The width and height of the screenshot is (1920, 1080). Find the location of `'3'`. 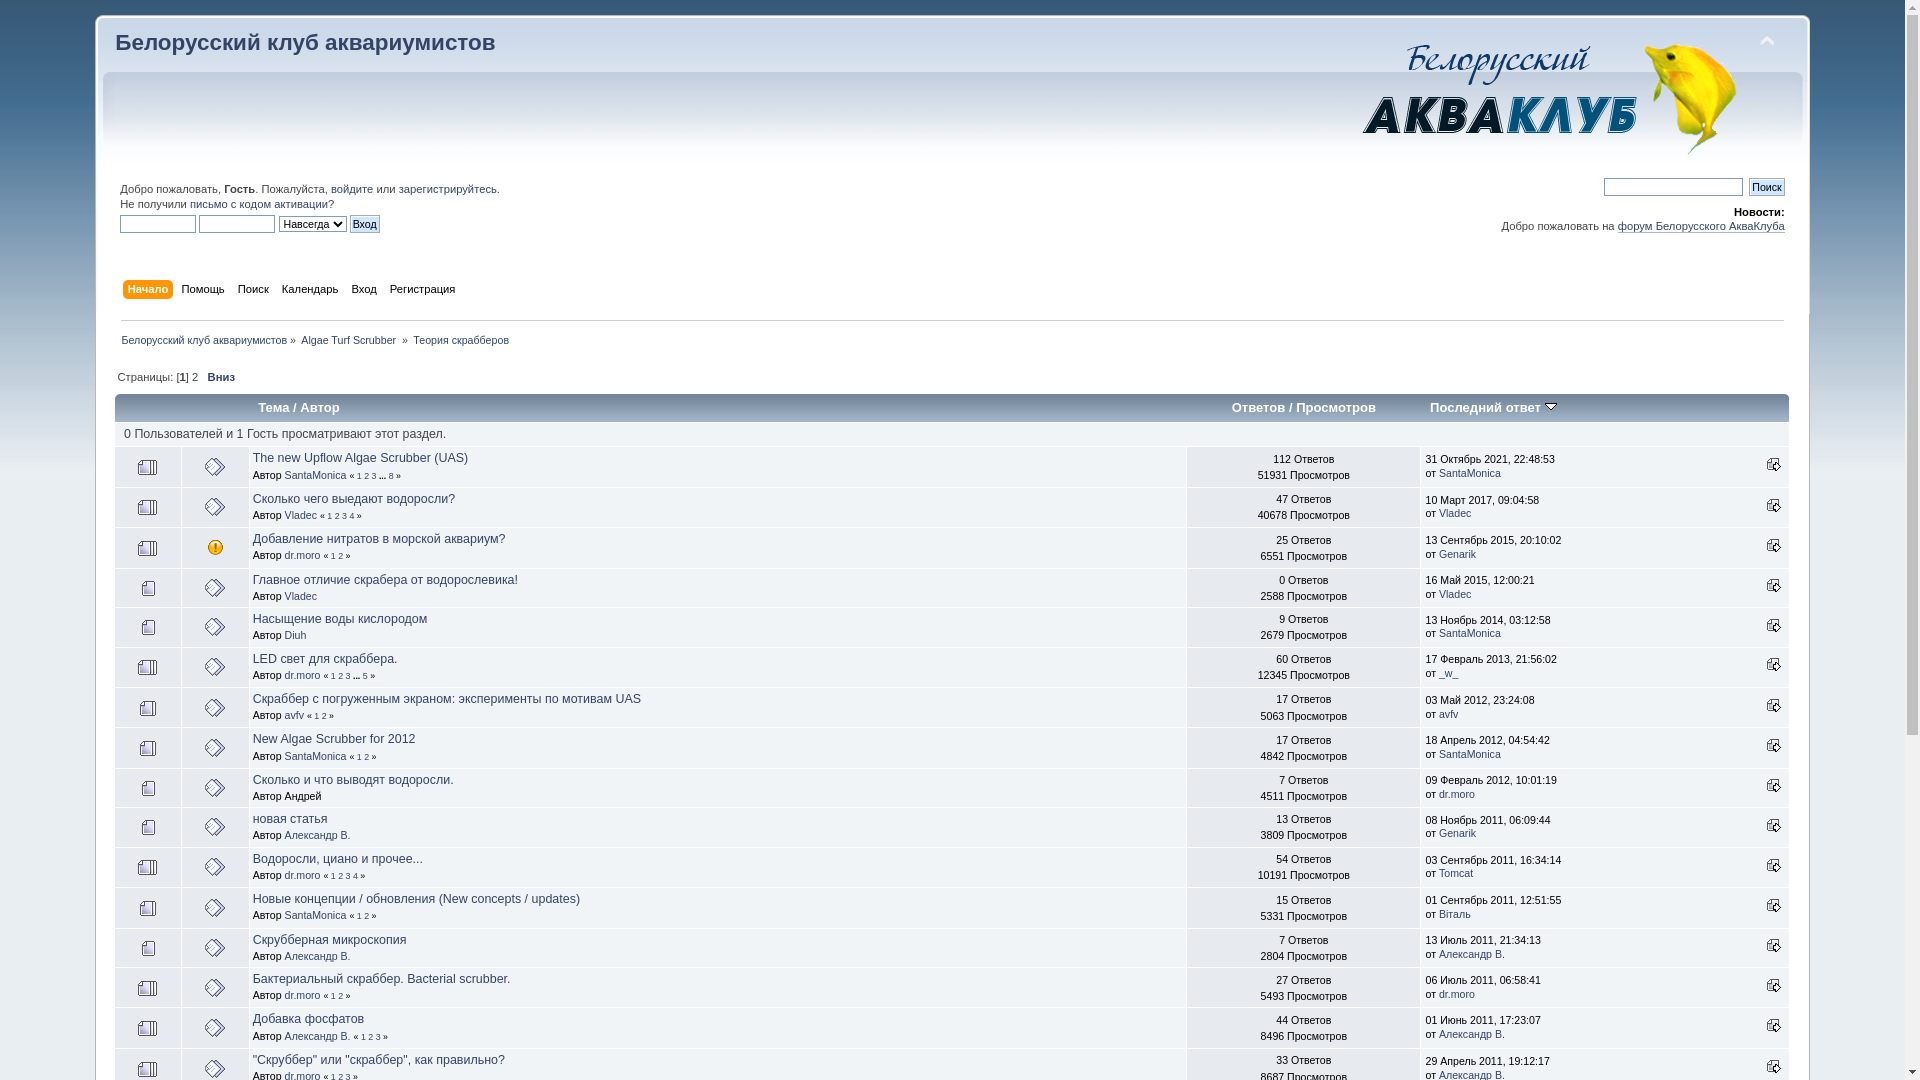

'3' is located at coordinates (378, 1036).